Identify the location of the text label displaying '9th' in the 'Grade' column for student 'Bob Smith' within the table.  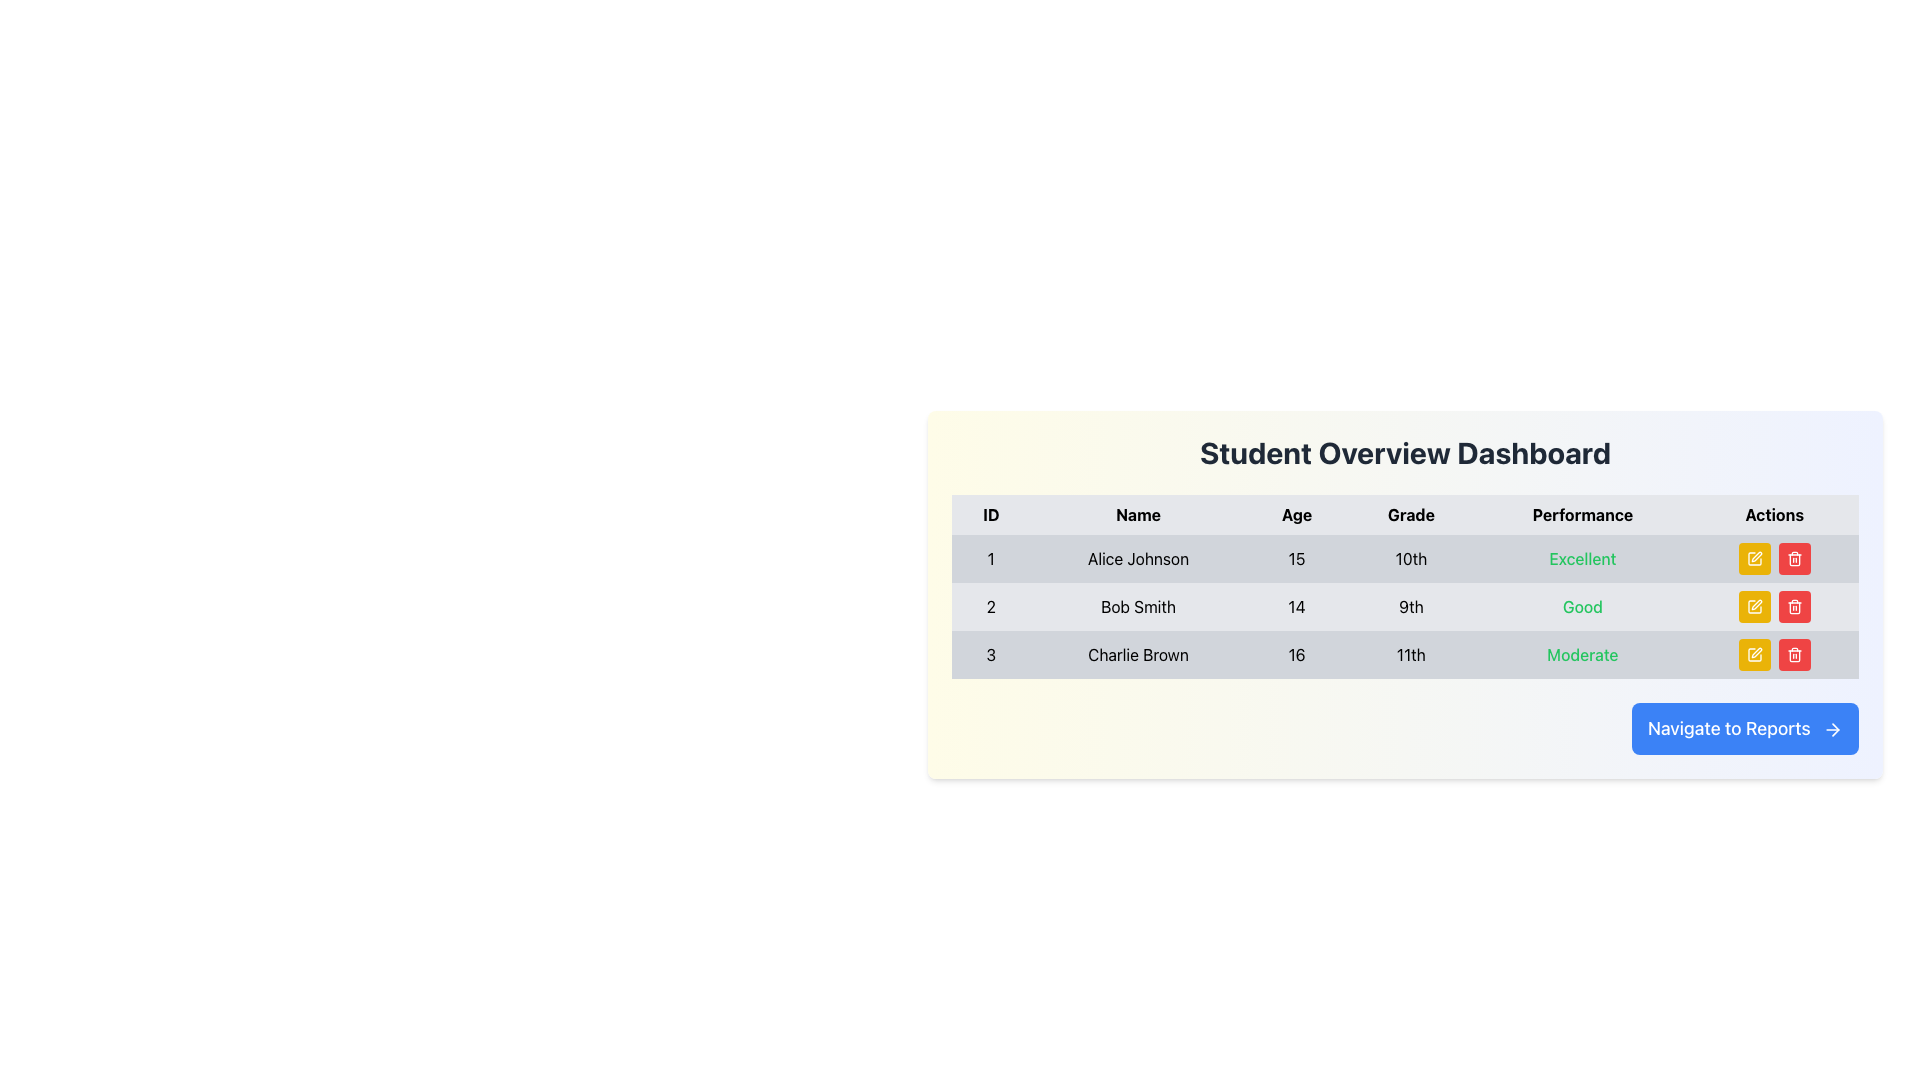
(1410, 605).